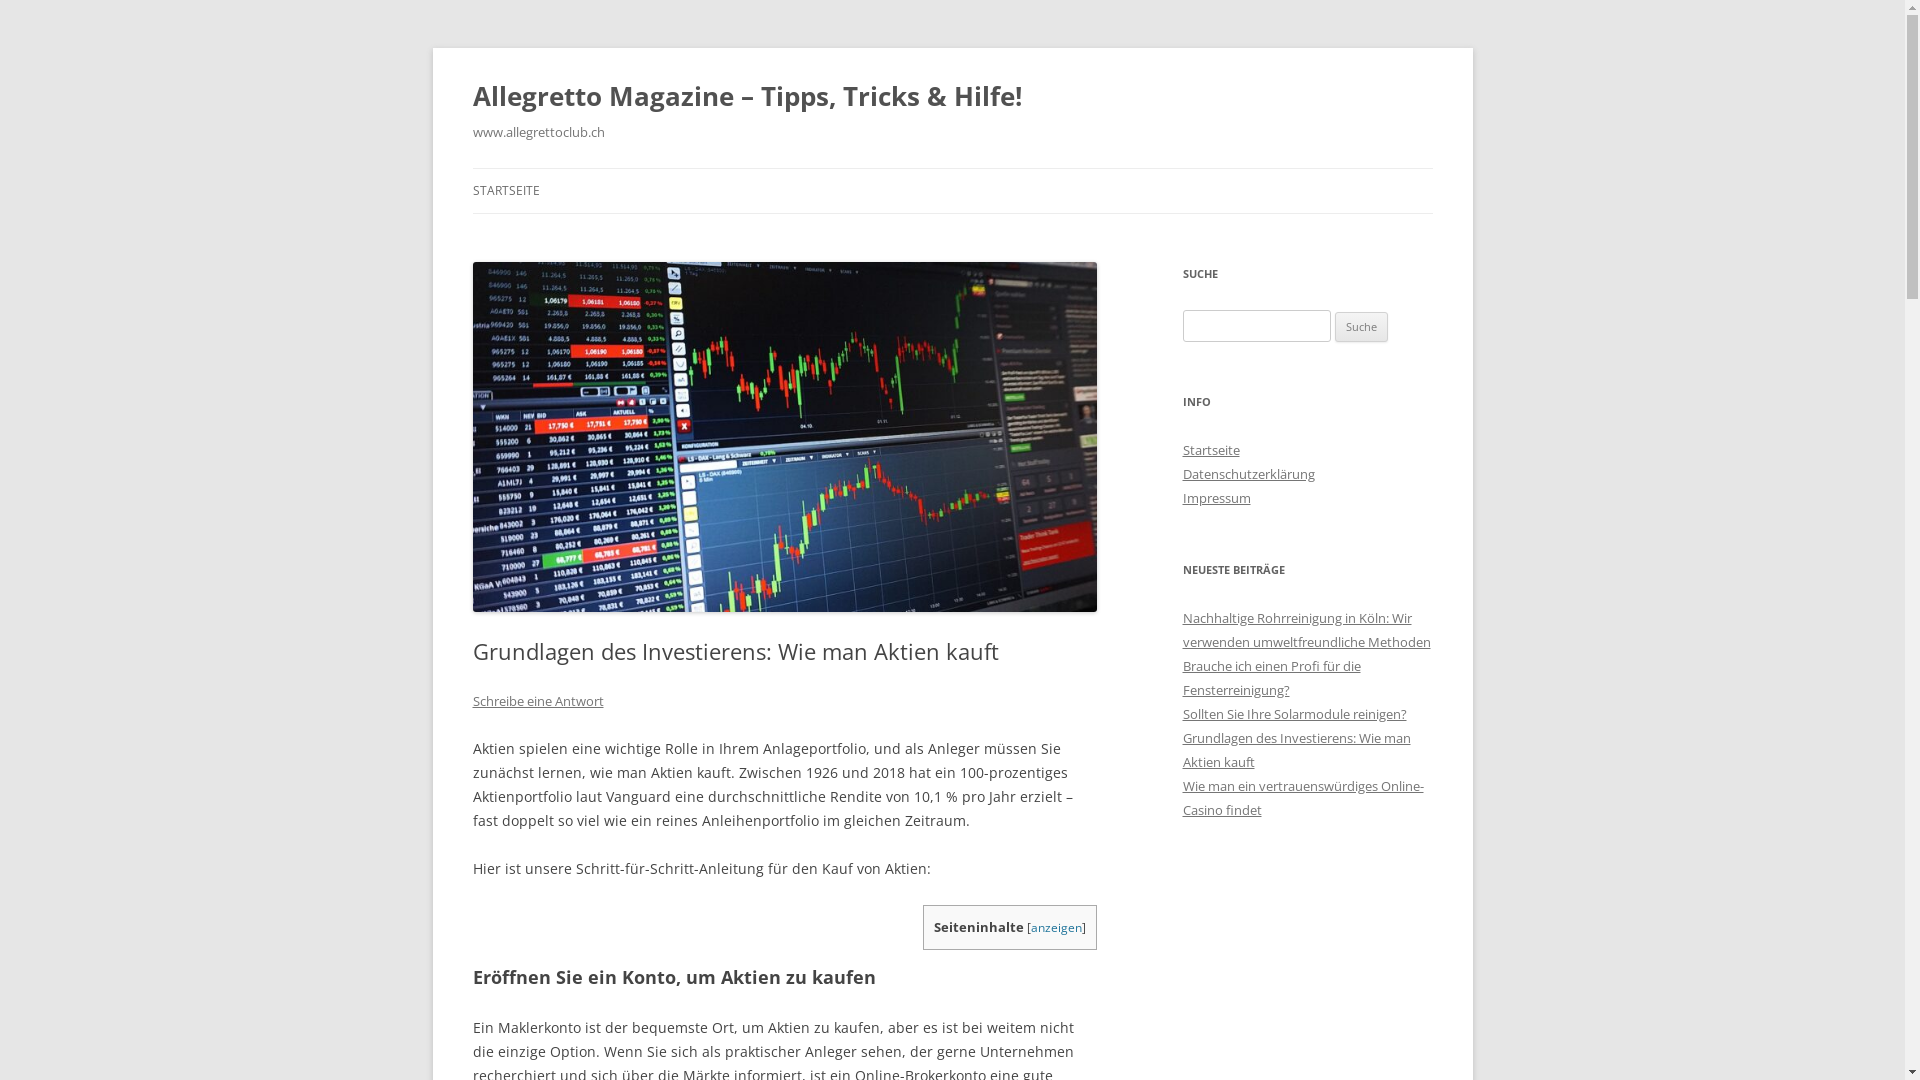 The height and width of the screenshot is (1080, 1920). What do you see at coordinates (1294, 712) in the screenshot?
I see `'Sollten Sie Ihre Solarmodule reinigen?'` at bounding box center [1294, 712].